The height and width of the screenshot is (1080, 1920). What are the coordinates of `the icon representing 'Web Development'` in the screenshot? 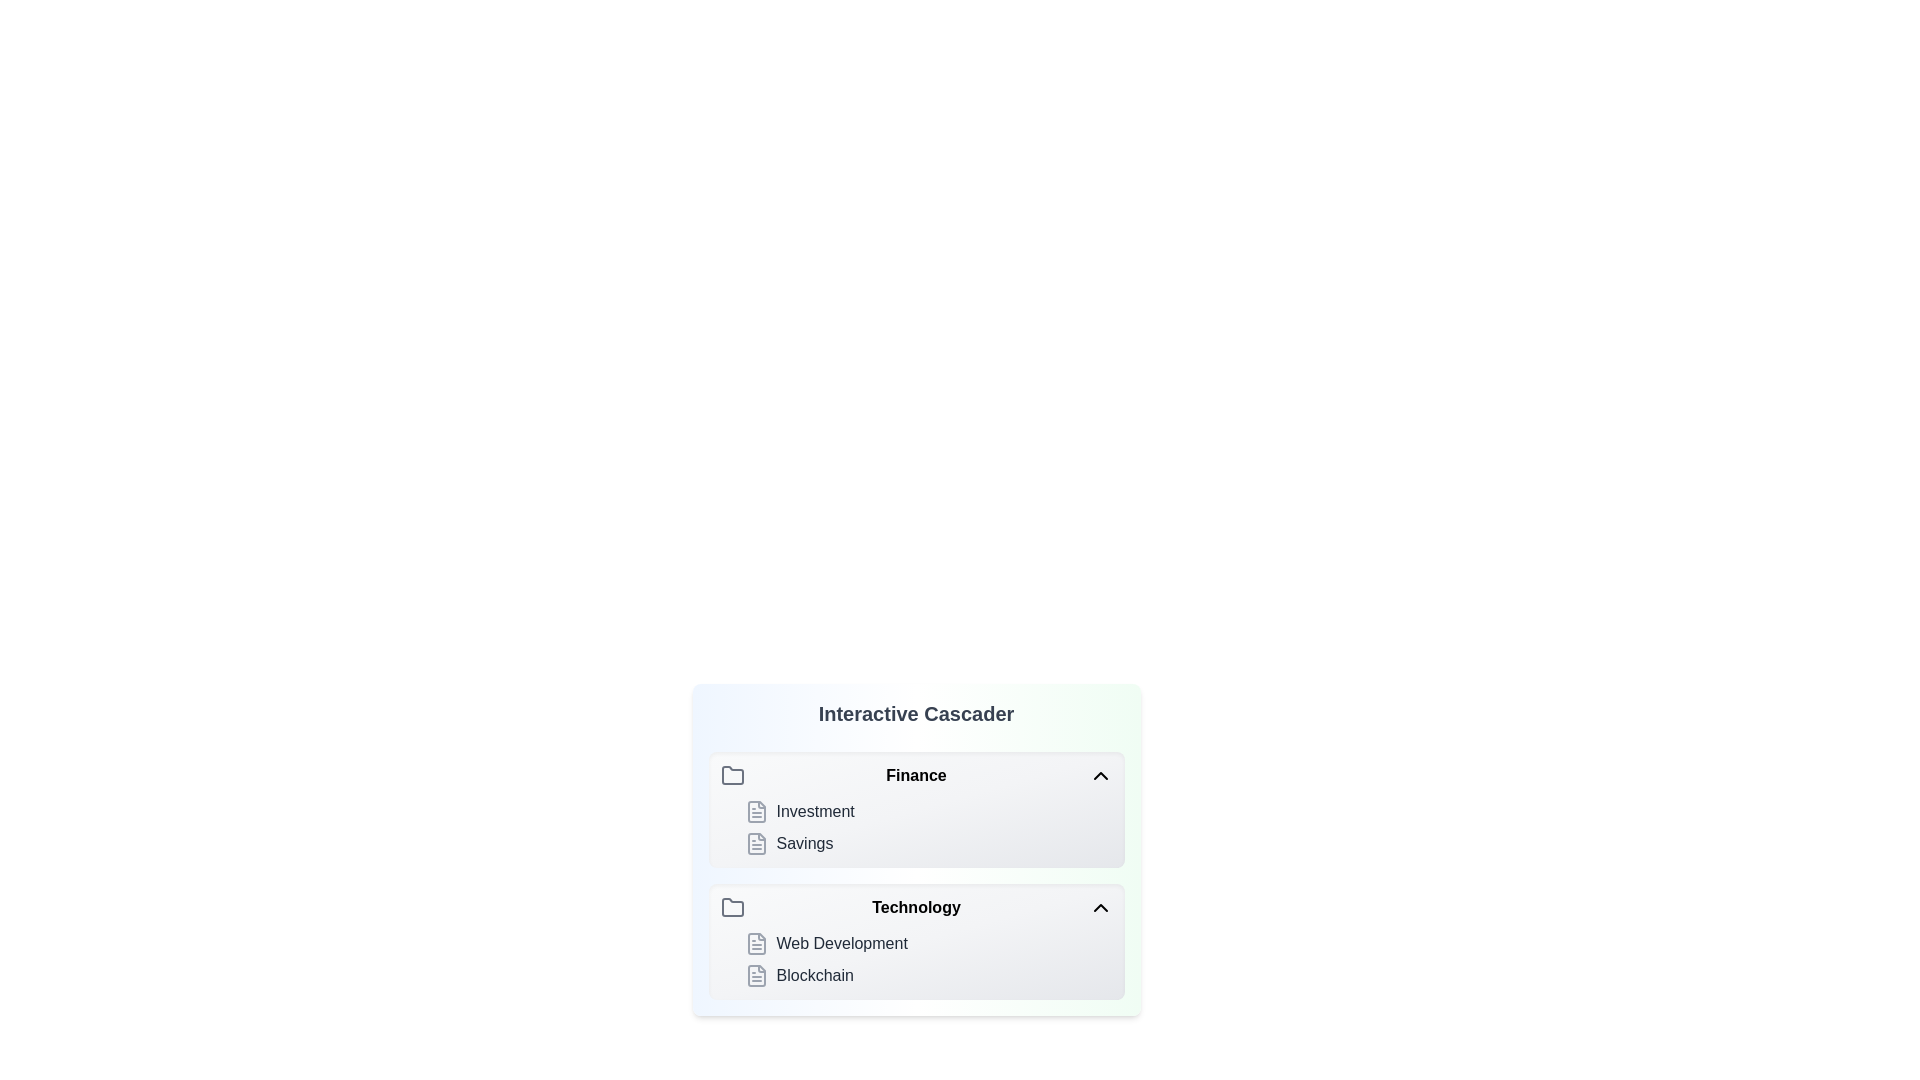 It's located at (755, 944).